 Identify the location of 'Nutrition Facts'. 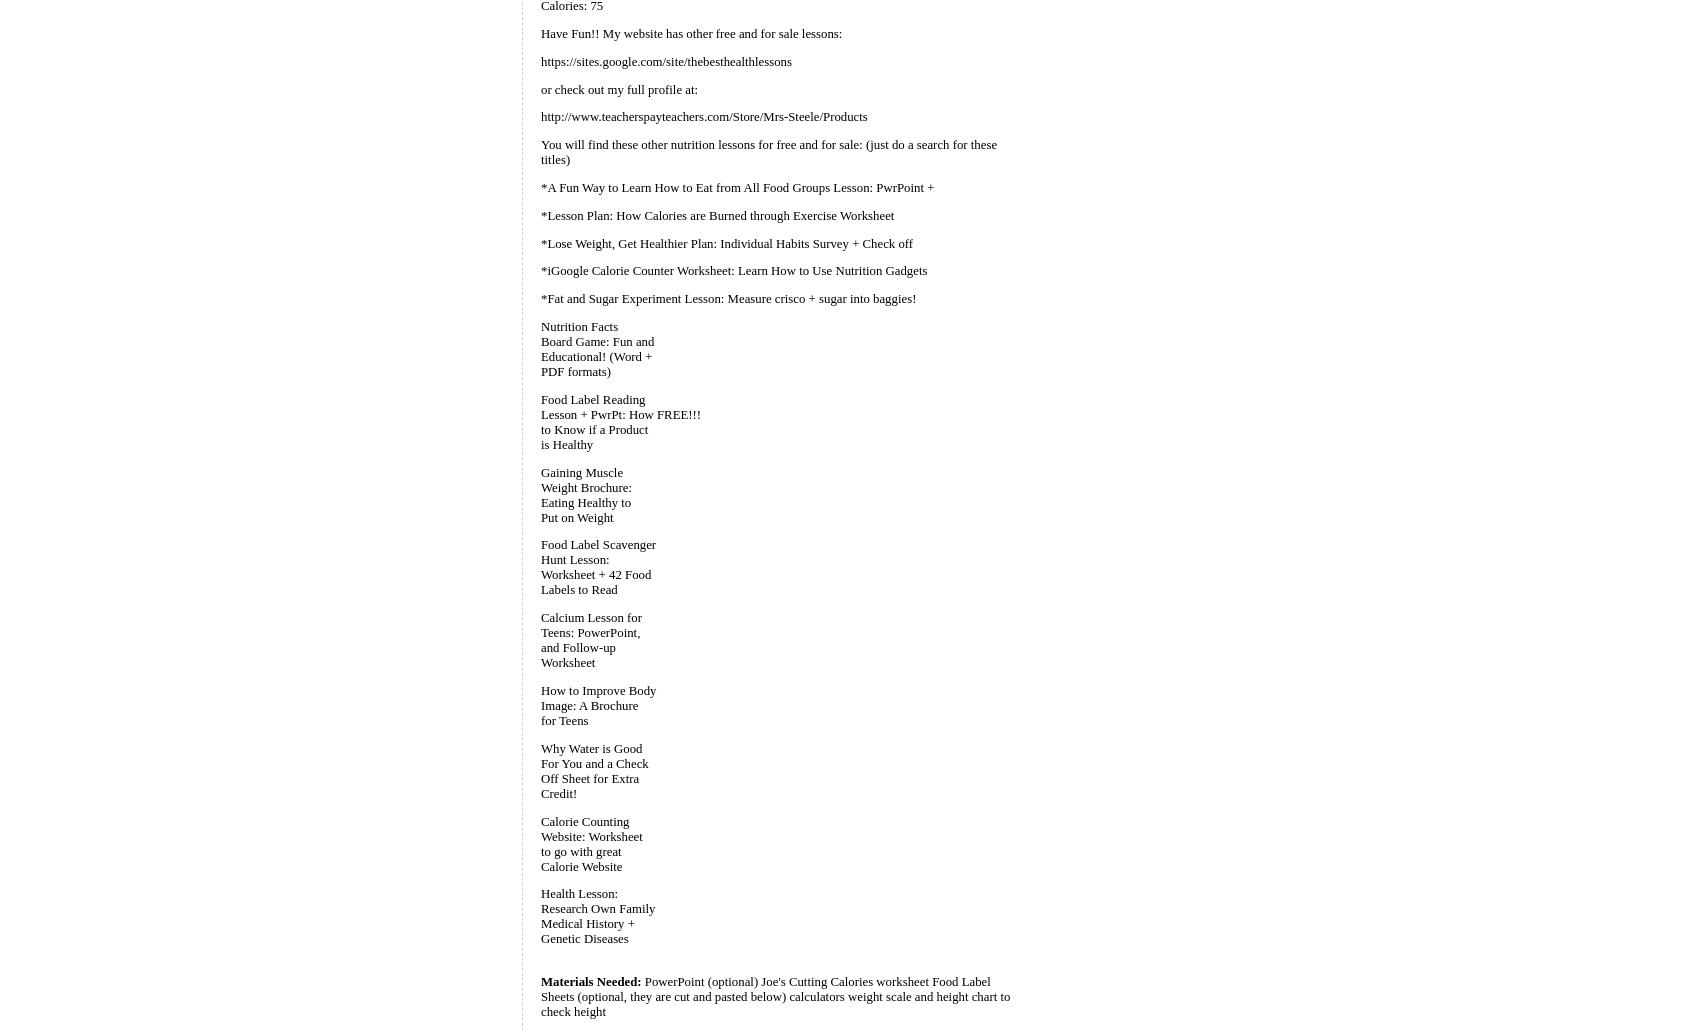
(578, 324).